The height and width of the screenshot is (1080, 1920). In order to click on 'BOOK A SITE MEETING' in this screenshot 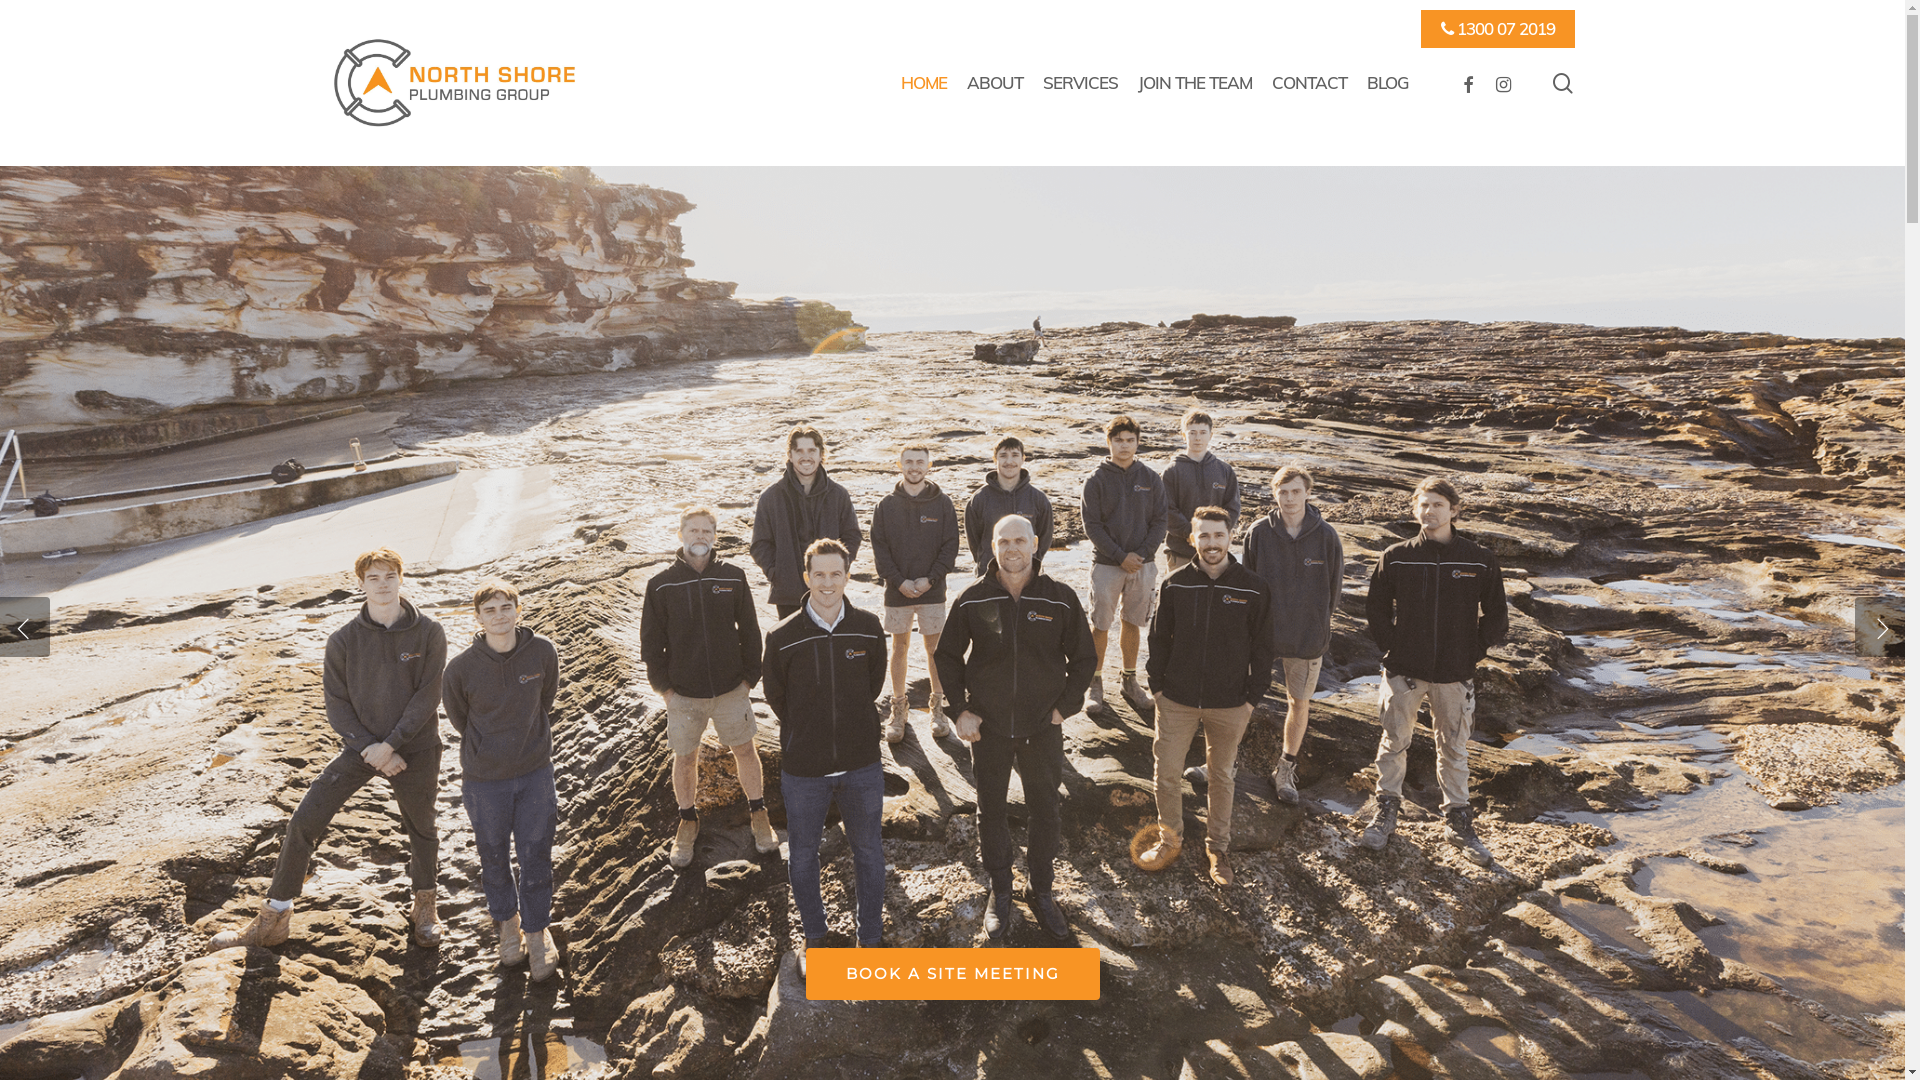, I will do `click(806, 973)`.